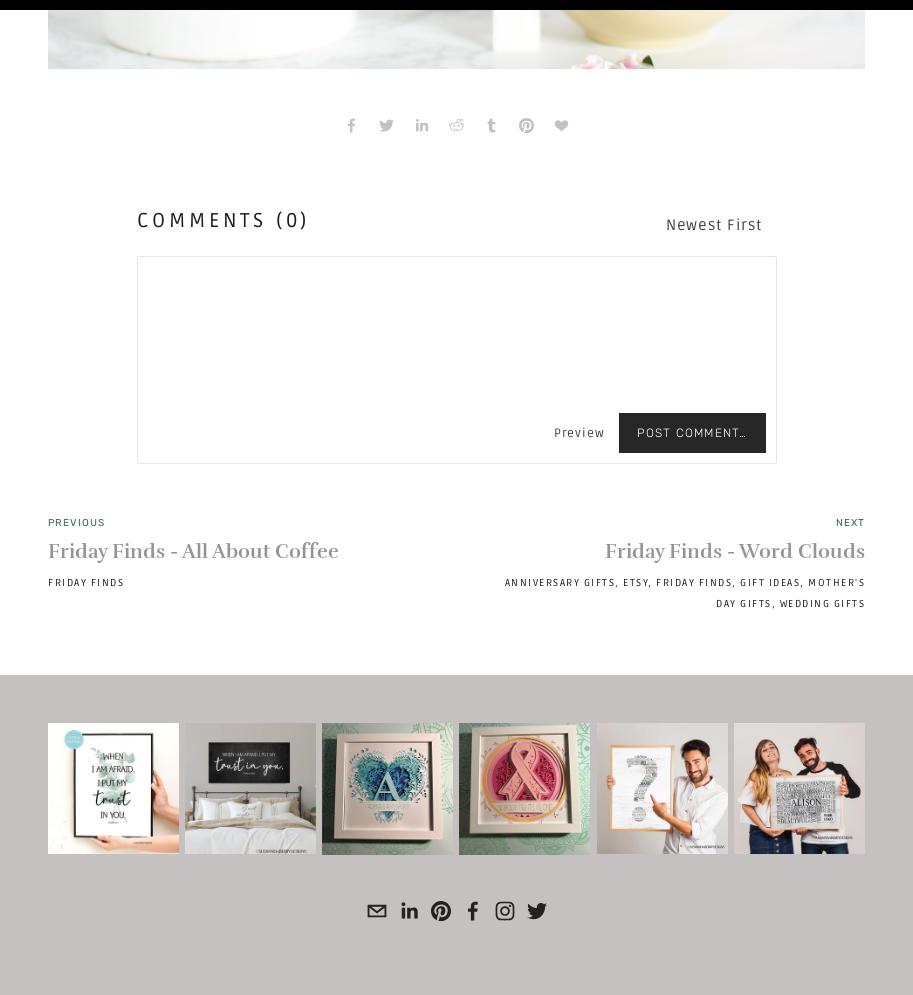  Describe the element at coordinates (691, 432) in the screenshot. I see `'Post Comment…'` at that location.